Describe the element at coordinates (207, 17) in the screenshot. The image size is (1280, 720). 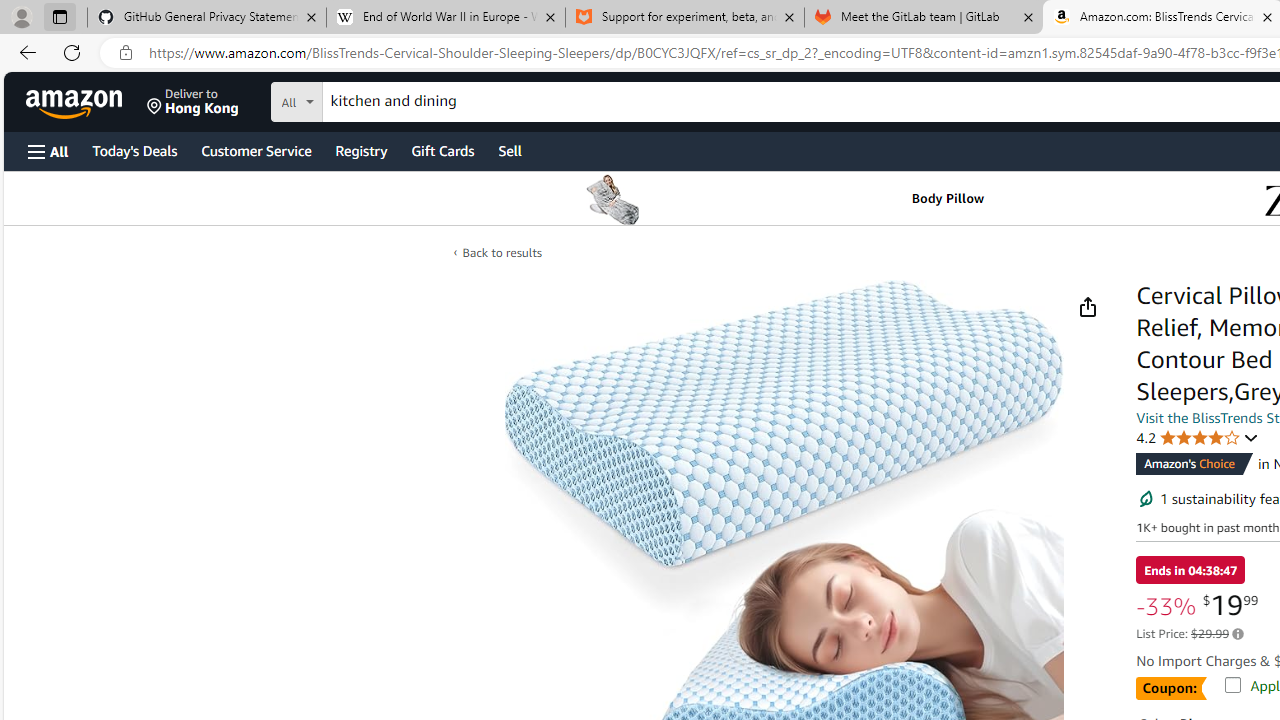
I see `'GitHub General Privacy Statement - GitHub Docs'` at that location.